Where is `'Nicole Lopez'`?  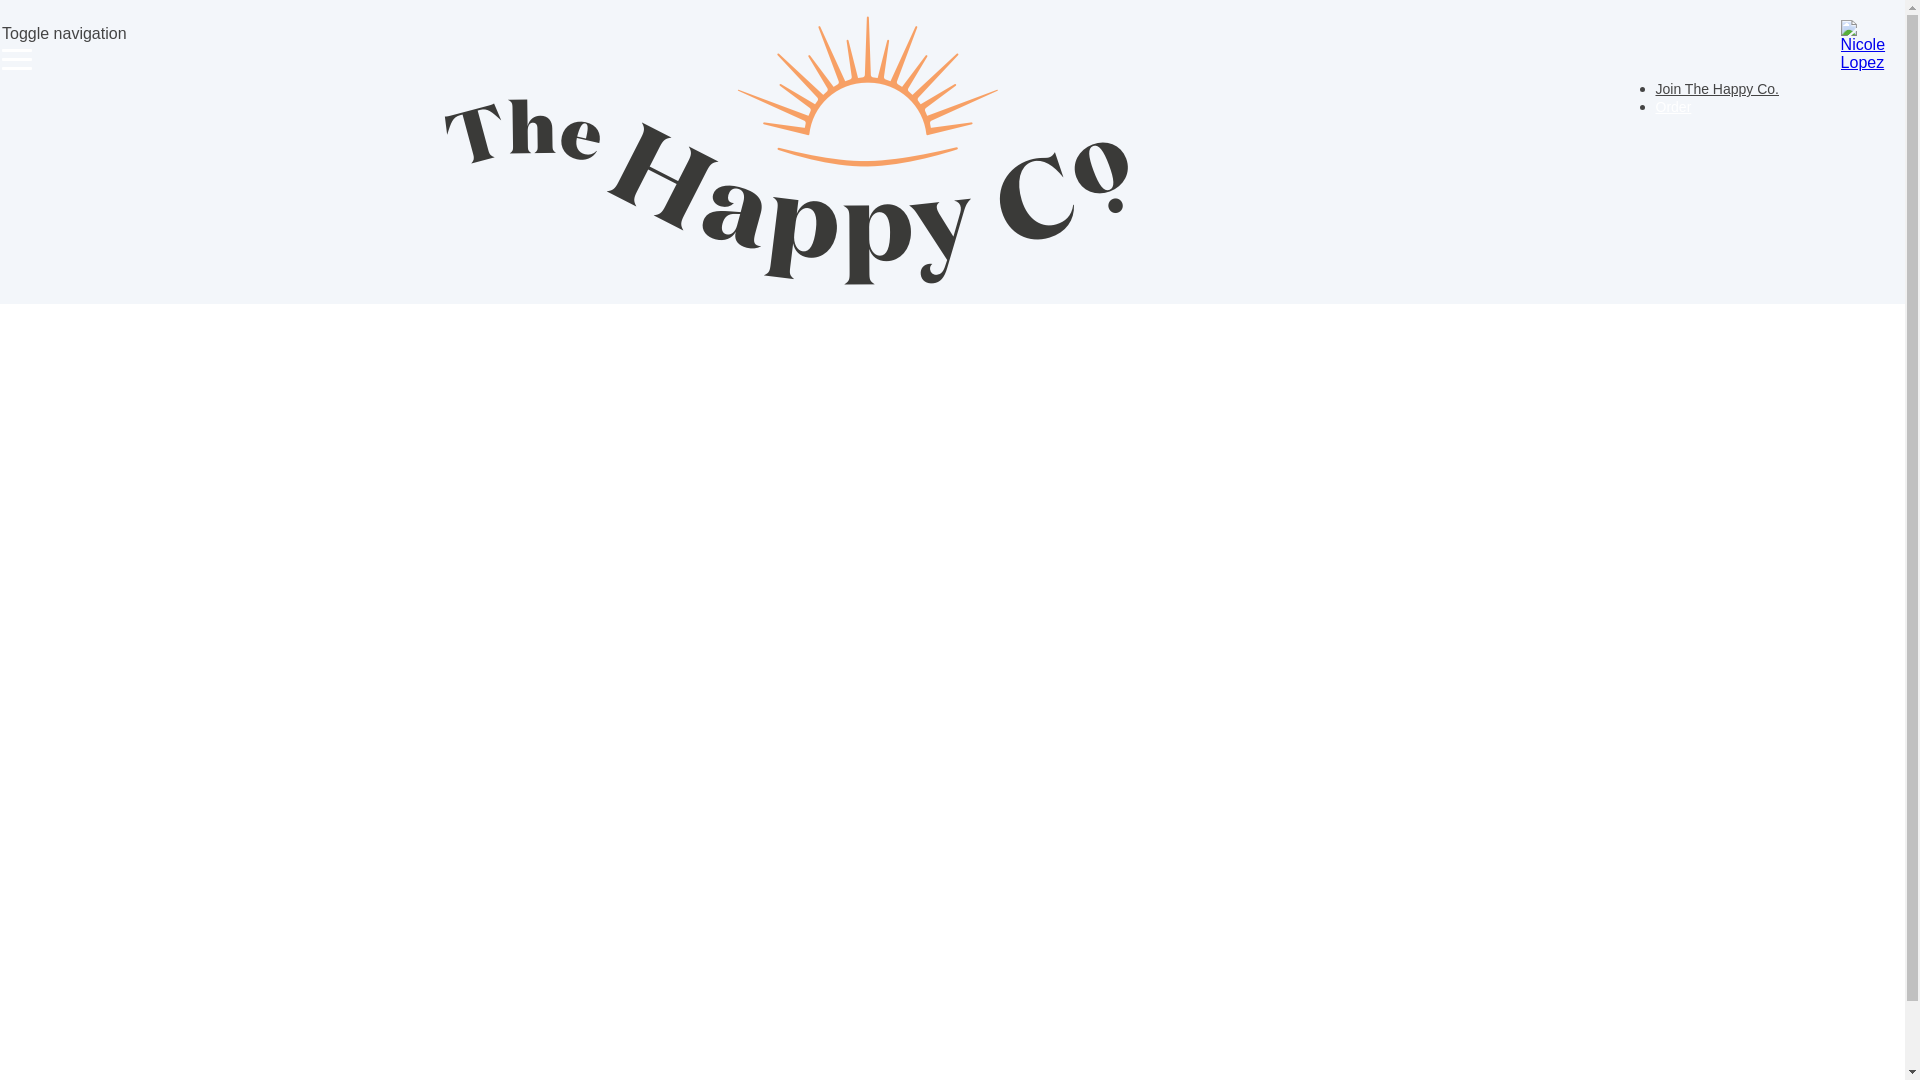 'Nicole Lopez' is located at coordinates (1840, 45).